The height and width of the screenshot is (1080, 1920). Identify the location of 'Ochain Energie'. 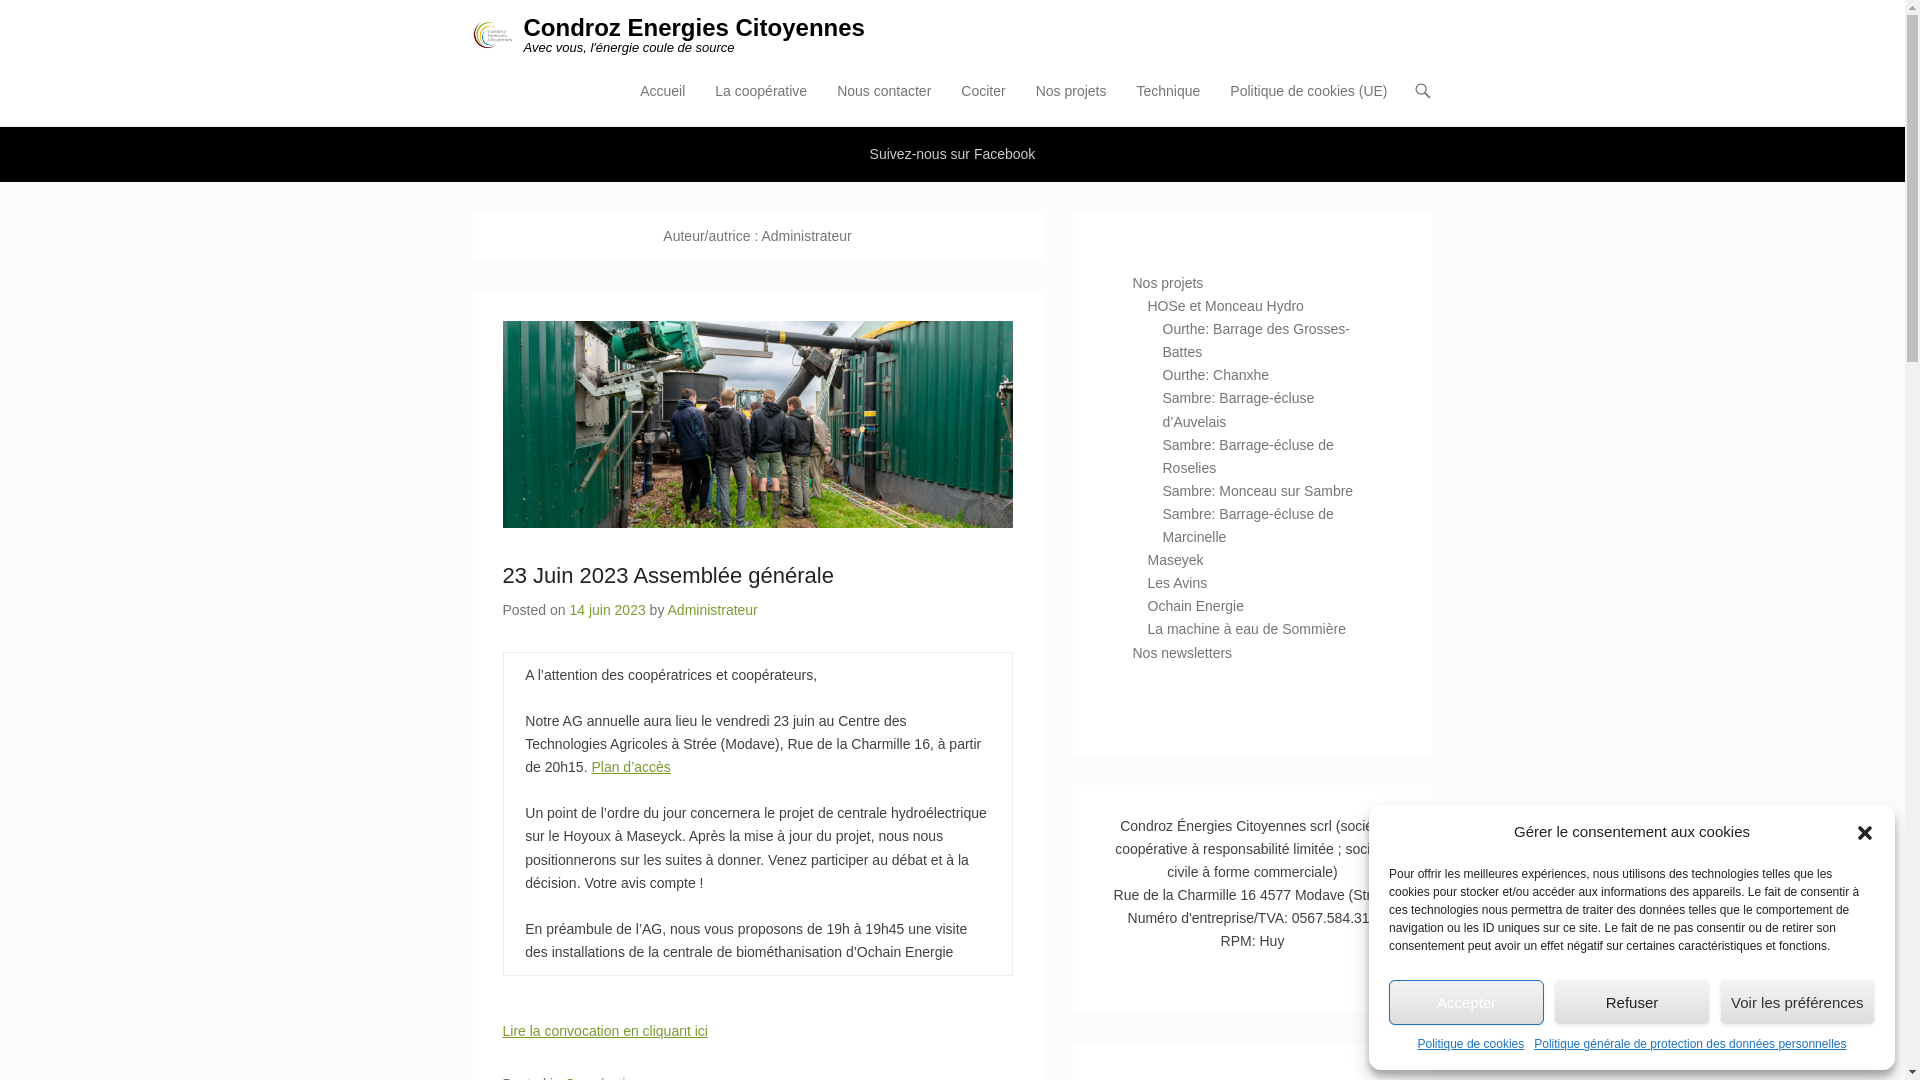
(1196, 604).